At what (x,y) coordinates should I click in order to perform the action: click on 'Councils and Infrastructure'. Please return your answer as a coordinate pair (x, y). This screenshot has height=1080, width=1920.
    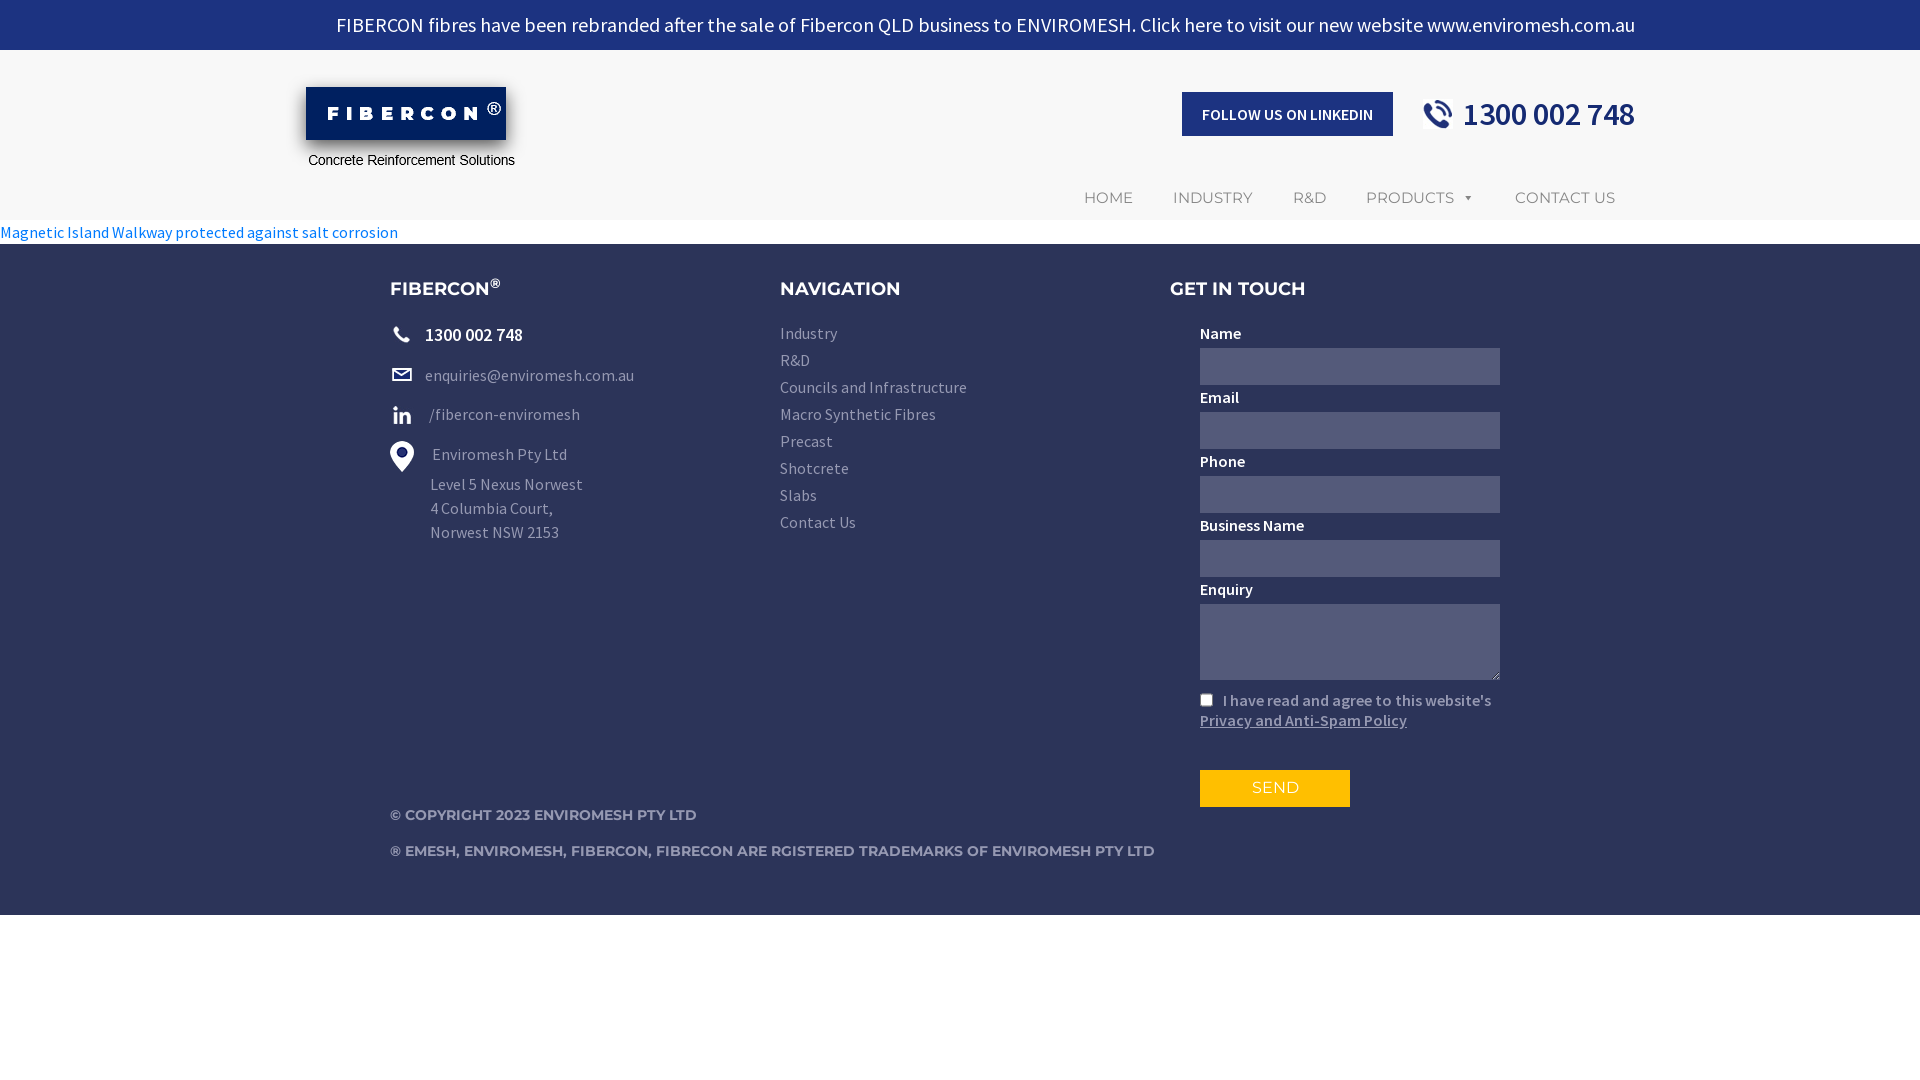
    Looking at the image, I should click on (960, 388).